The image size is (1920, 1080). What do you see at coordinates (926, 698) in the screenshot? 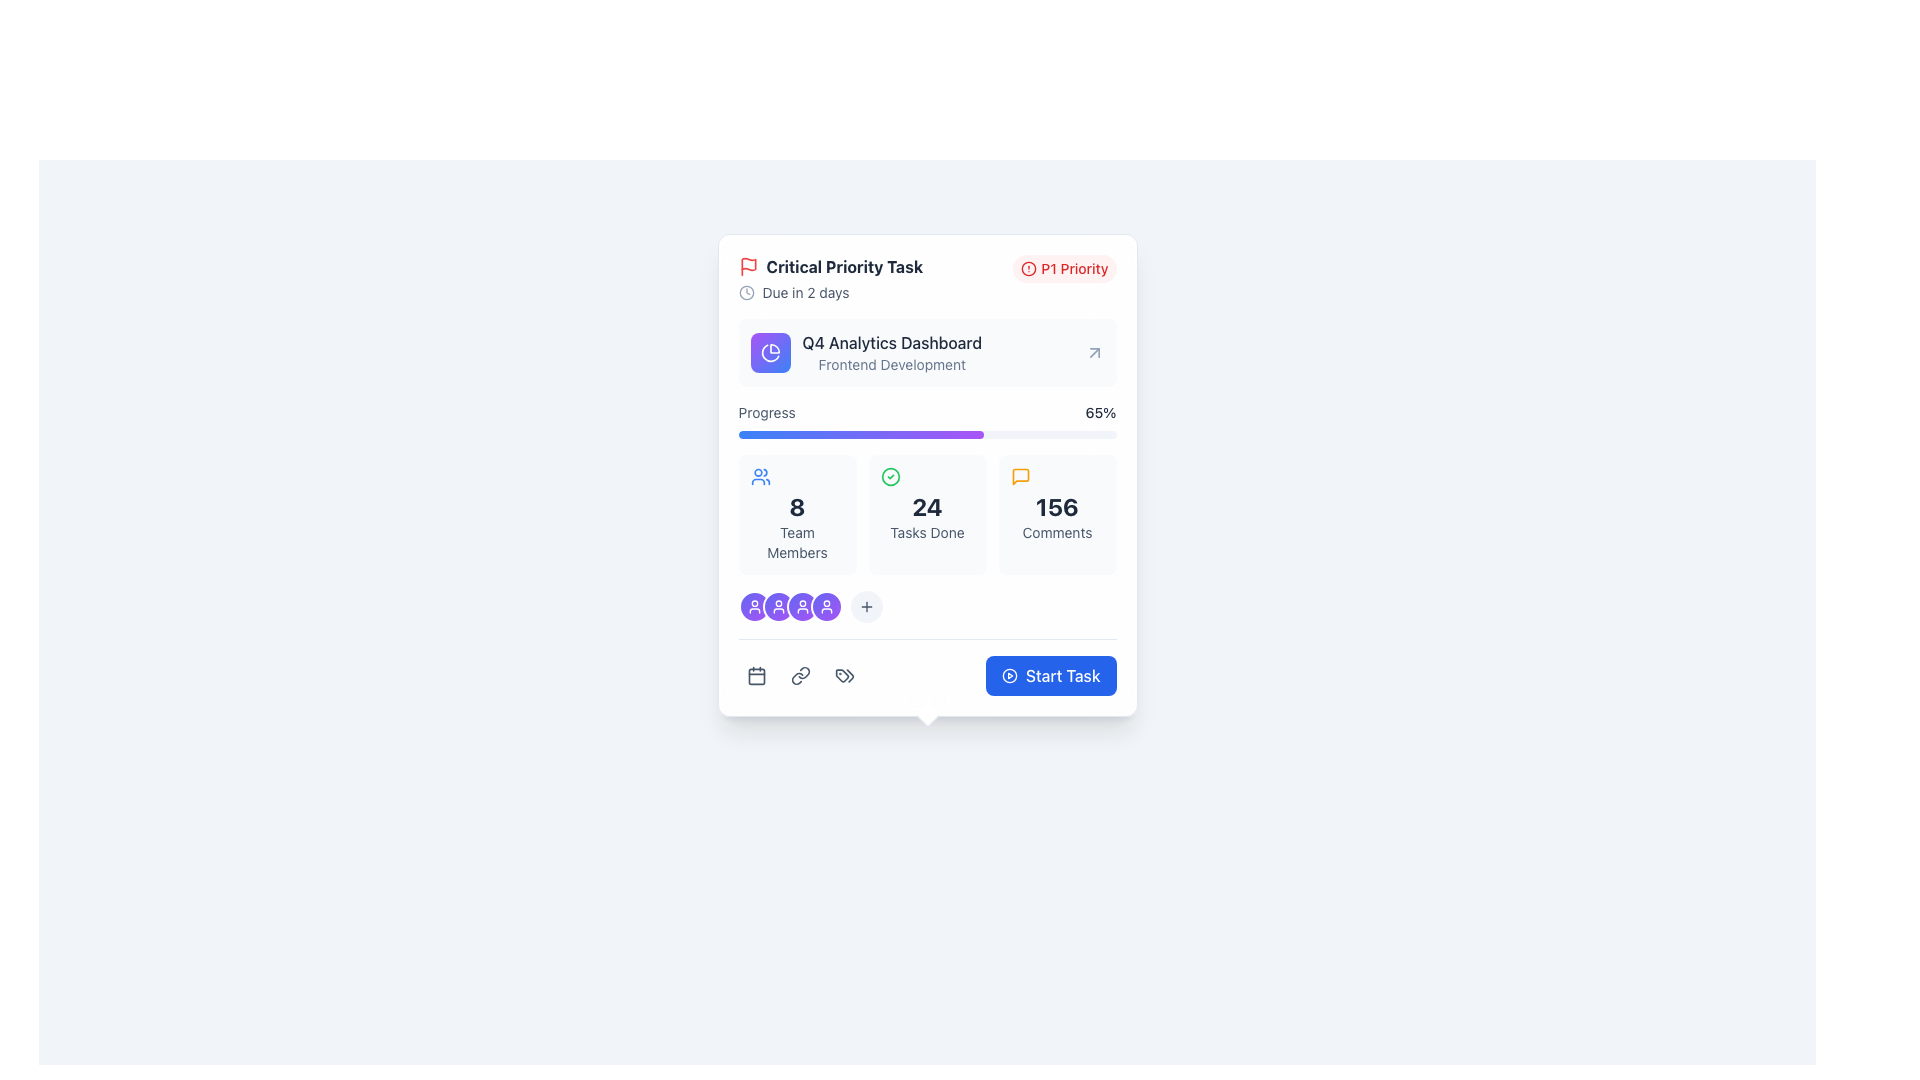
I see `the small, circular, white Decorative Dot located at the bottom center of the user interface card` at bounding box center [926, 698].